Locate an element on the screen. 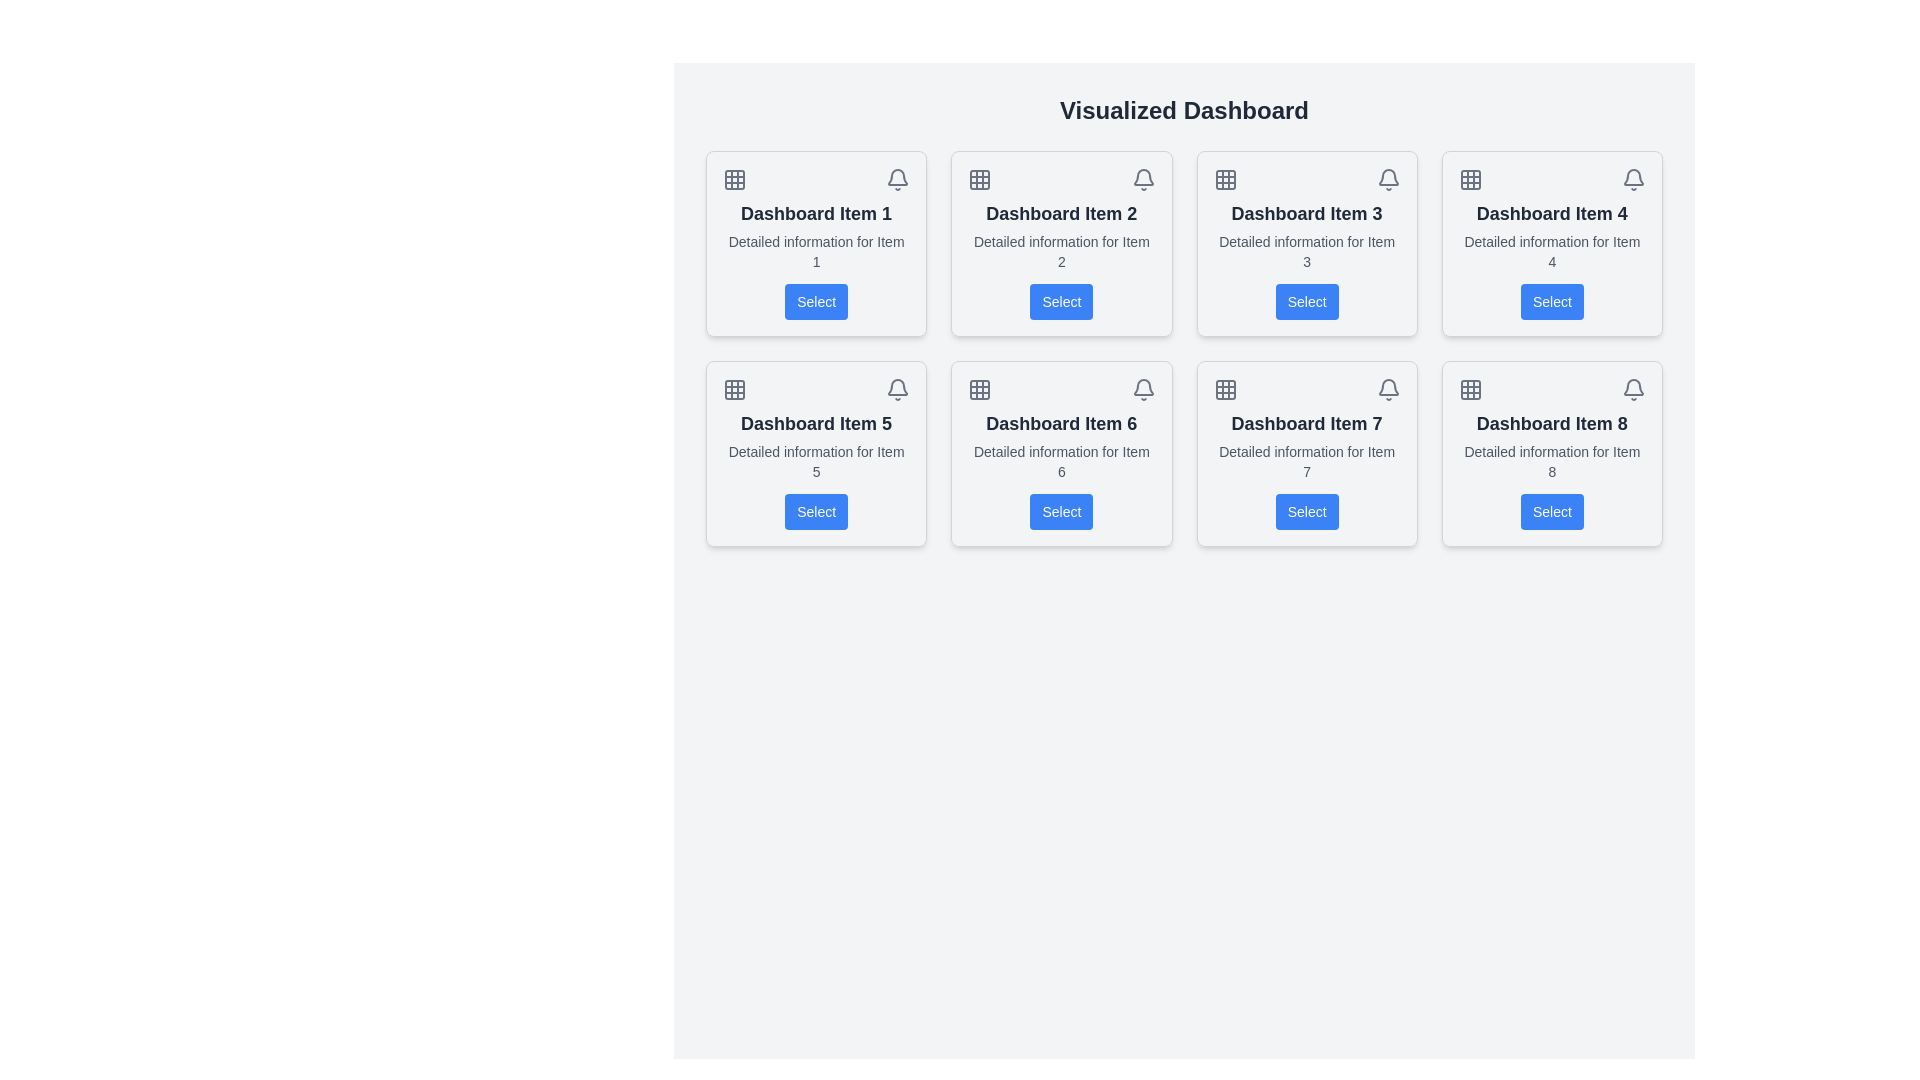 Image resolution: width=1920 pixels, height=1080 pixels. the button associated with 'Dashboard Item 4' to observe the hover effect is located at coordinates (1551, 301).